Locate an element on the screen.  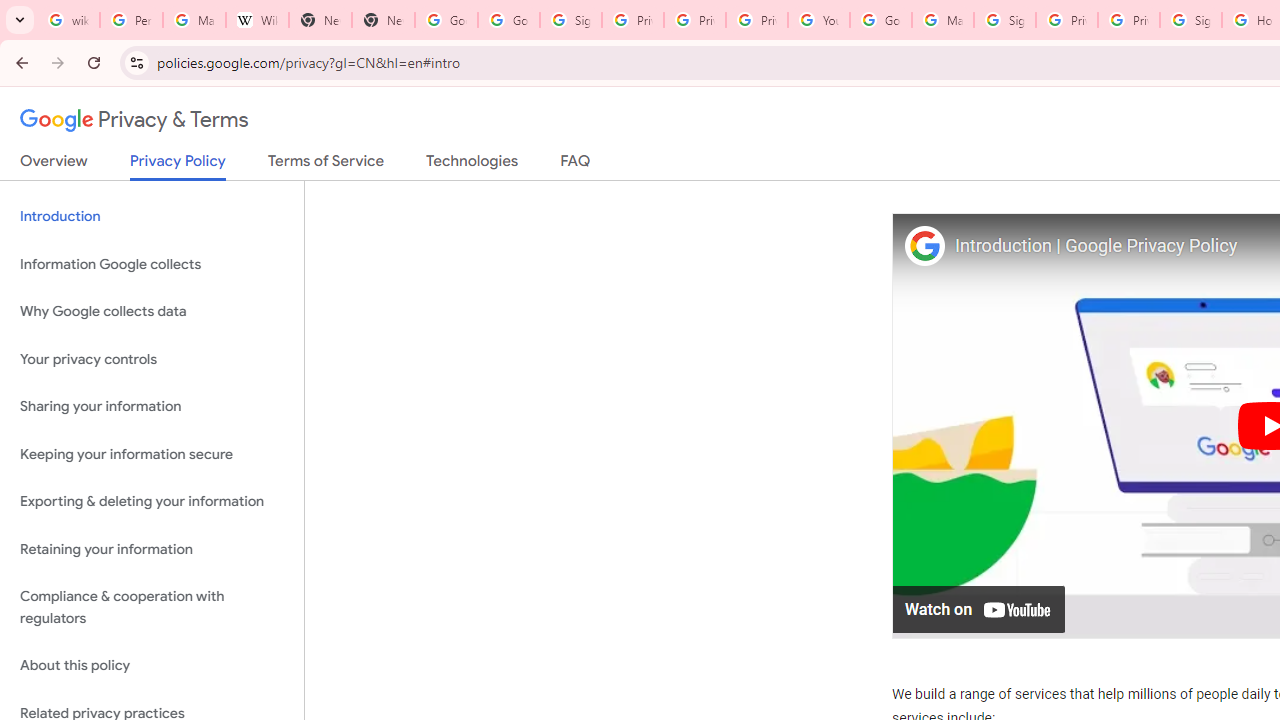
'Wikipedia:Edit requests - Wikipedia' is located at coordinates (256, 20).